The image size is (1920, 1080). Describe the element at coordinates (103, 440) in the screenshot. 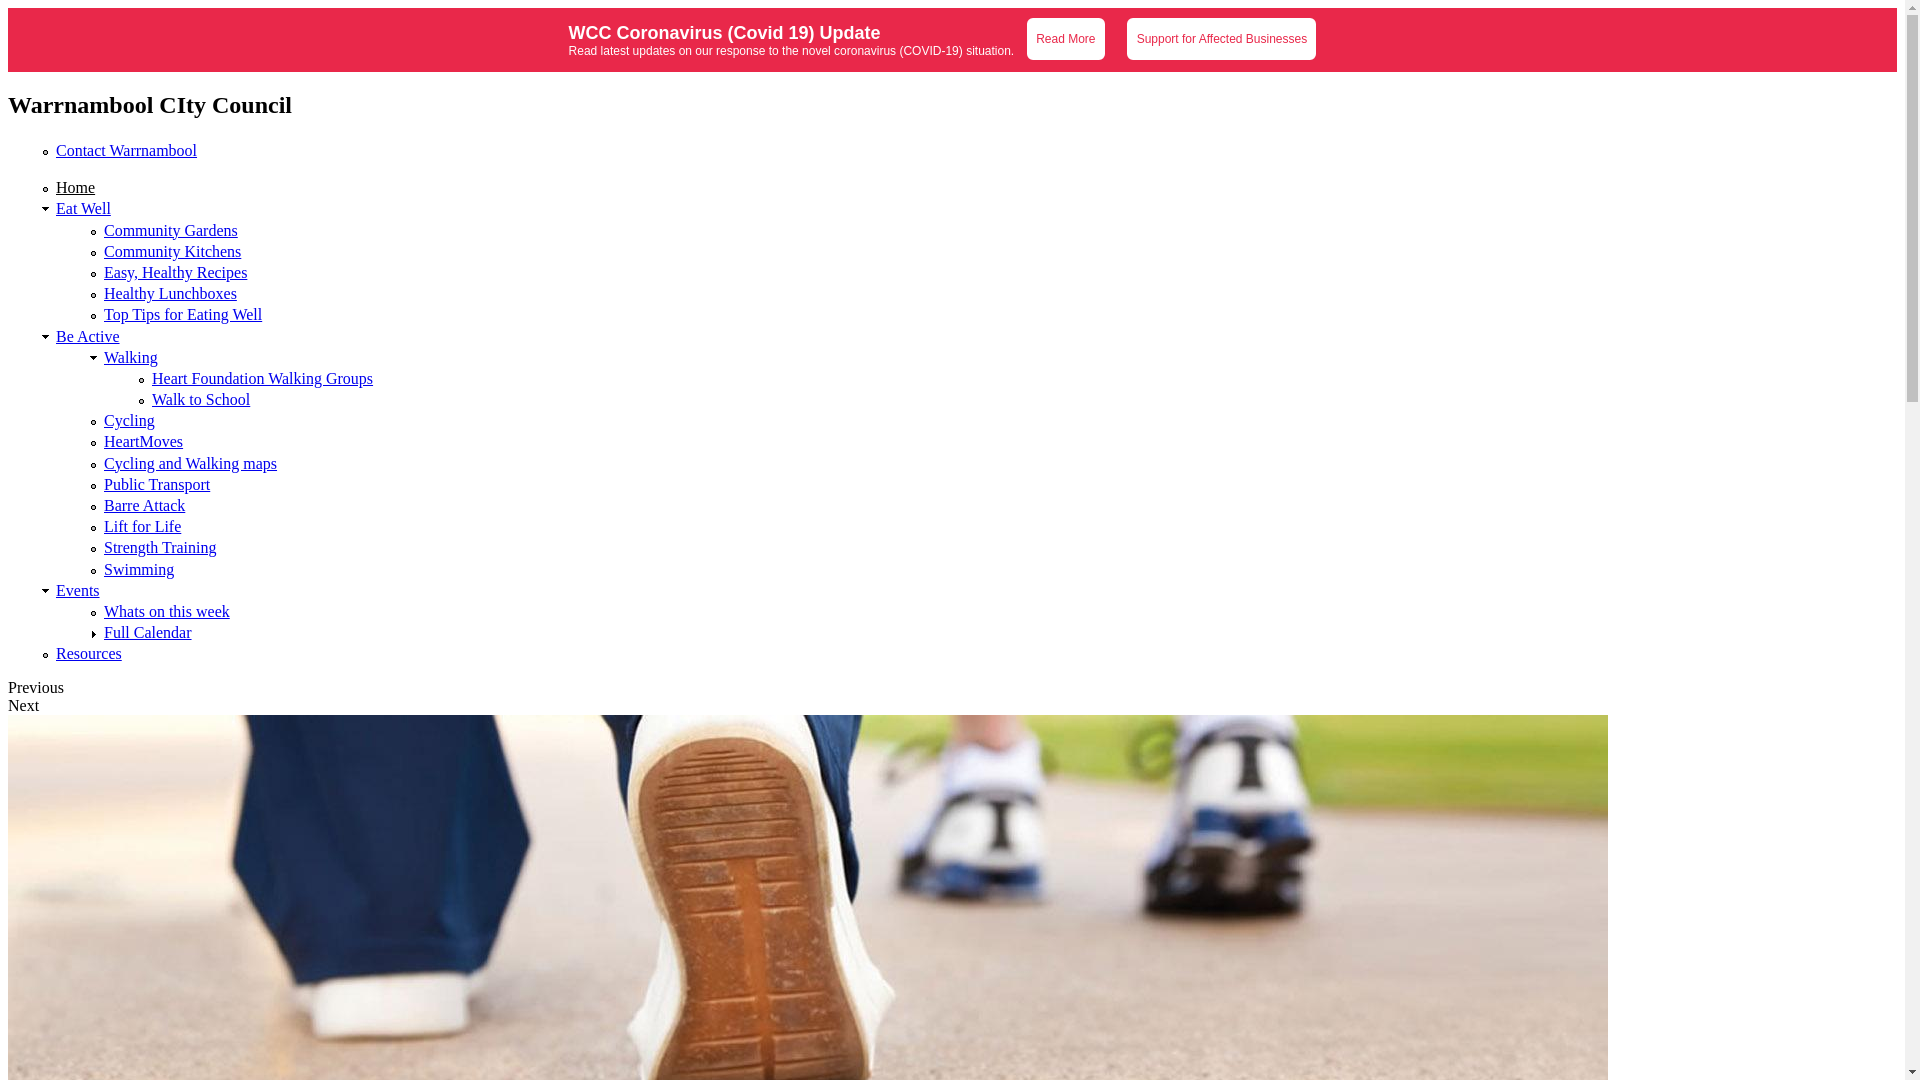

I see `'HeartMoves'` at that location.